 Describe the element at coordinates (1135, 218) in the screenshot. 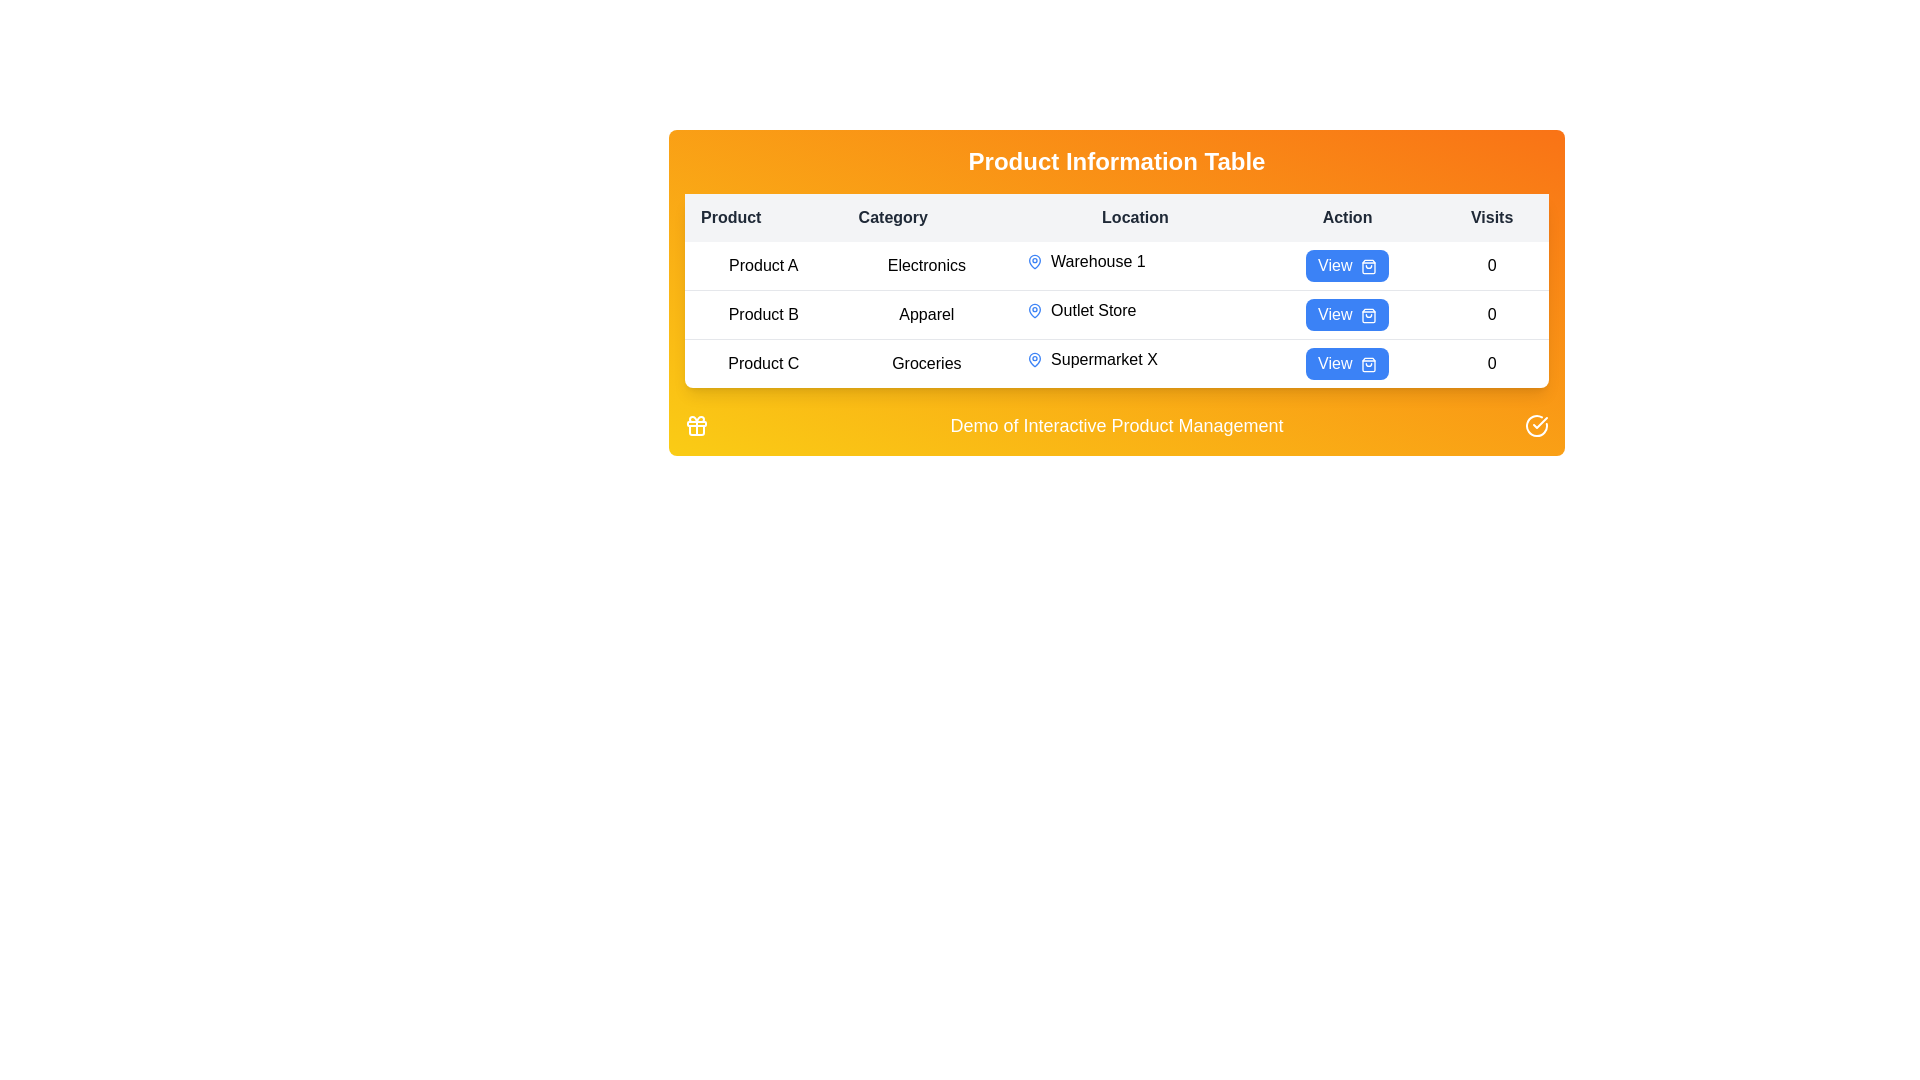

I see `the 'Location' column header label, which is the third header in the table, positioned between 'Category' and 'Action'` at that location.